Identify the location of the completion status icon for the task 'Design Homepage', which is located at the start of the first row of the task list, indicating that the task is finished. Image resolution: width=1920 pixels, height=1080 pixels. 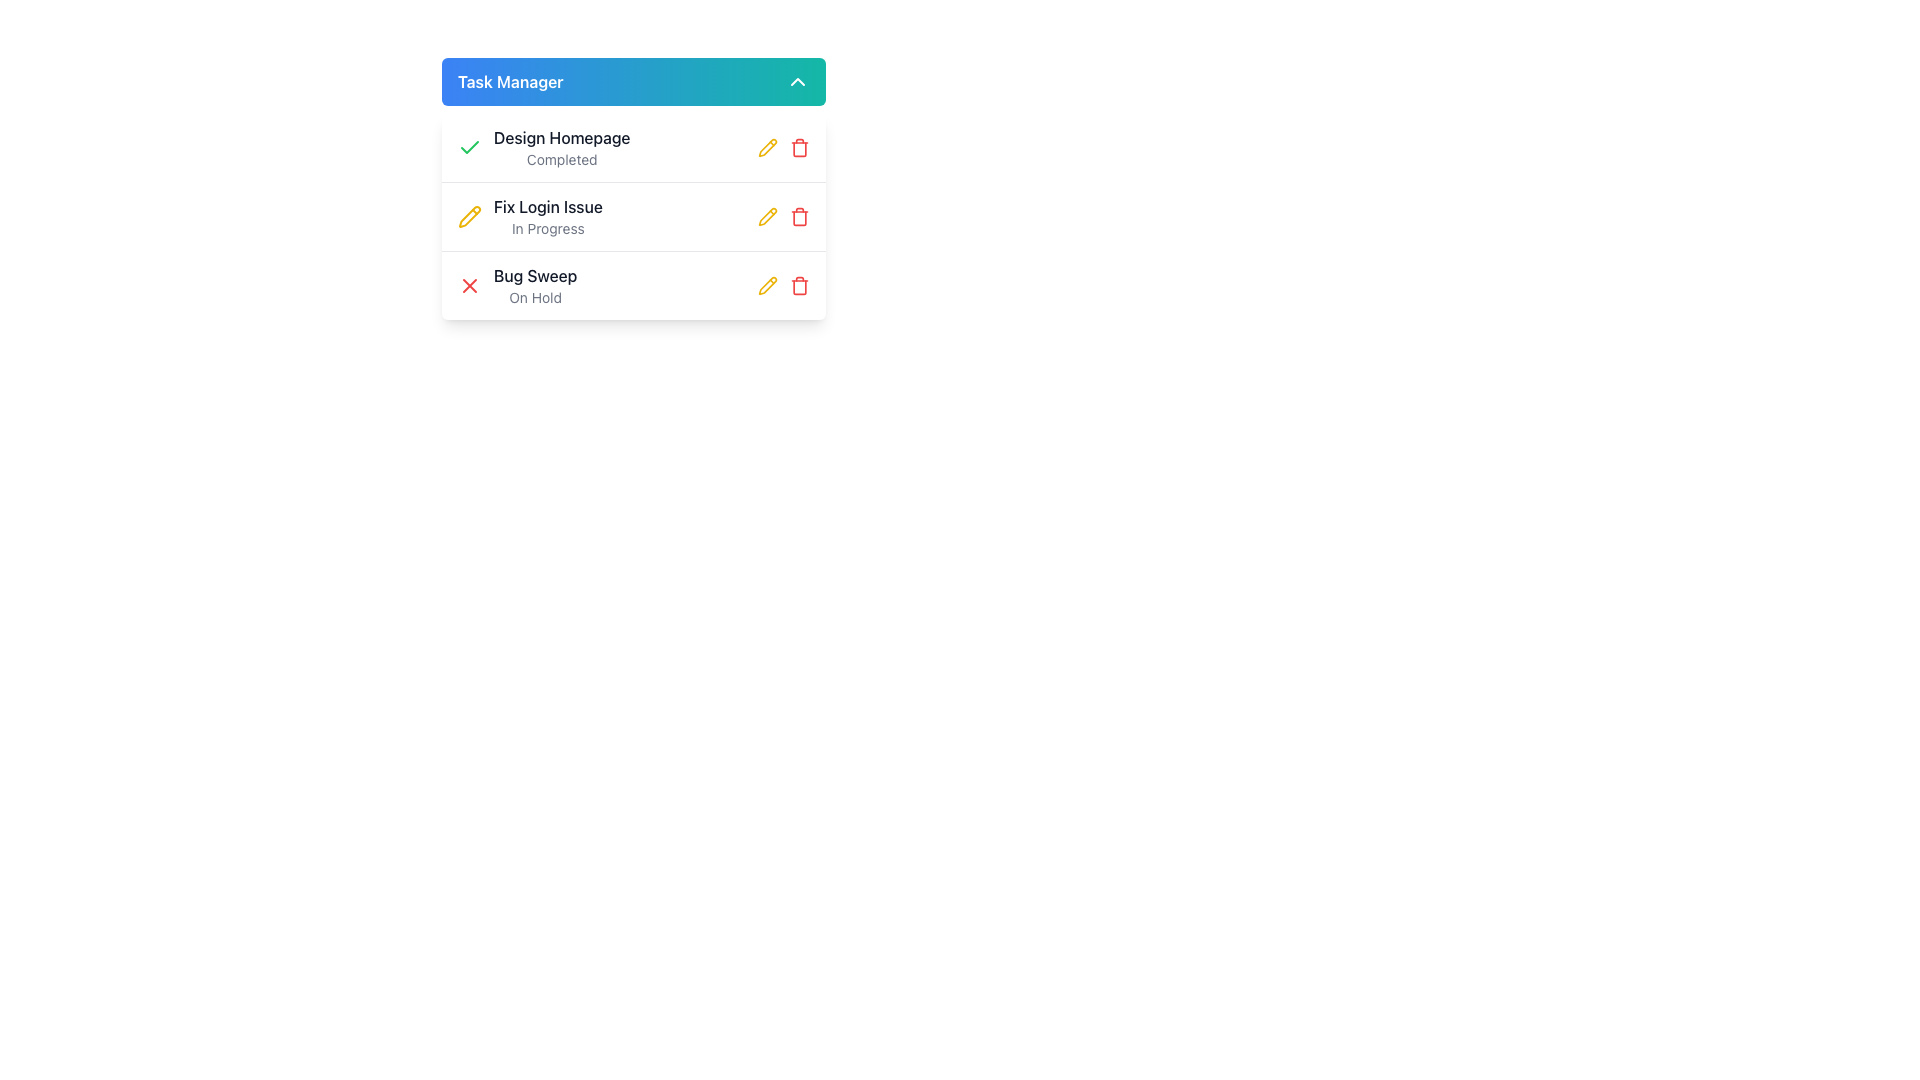
(469, 146).